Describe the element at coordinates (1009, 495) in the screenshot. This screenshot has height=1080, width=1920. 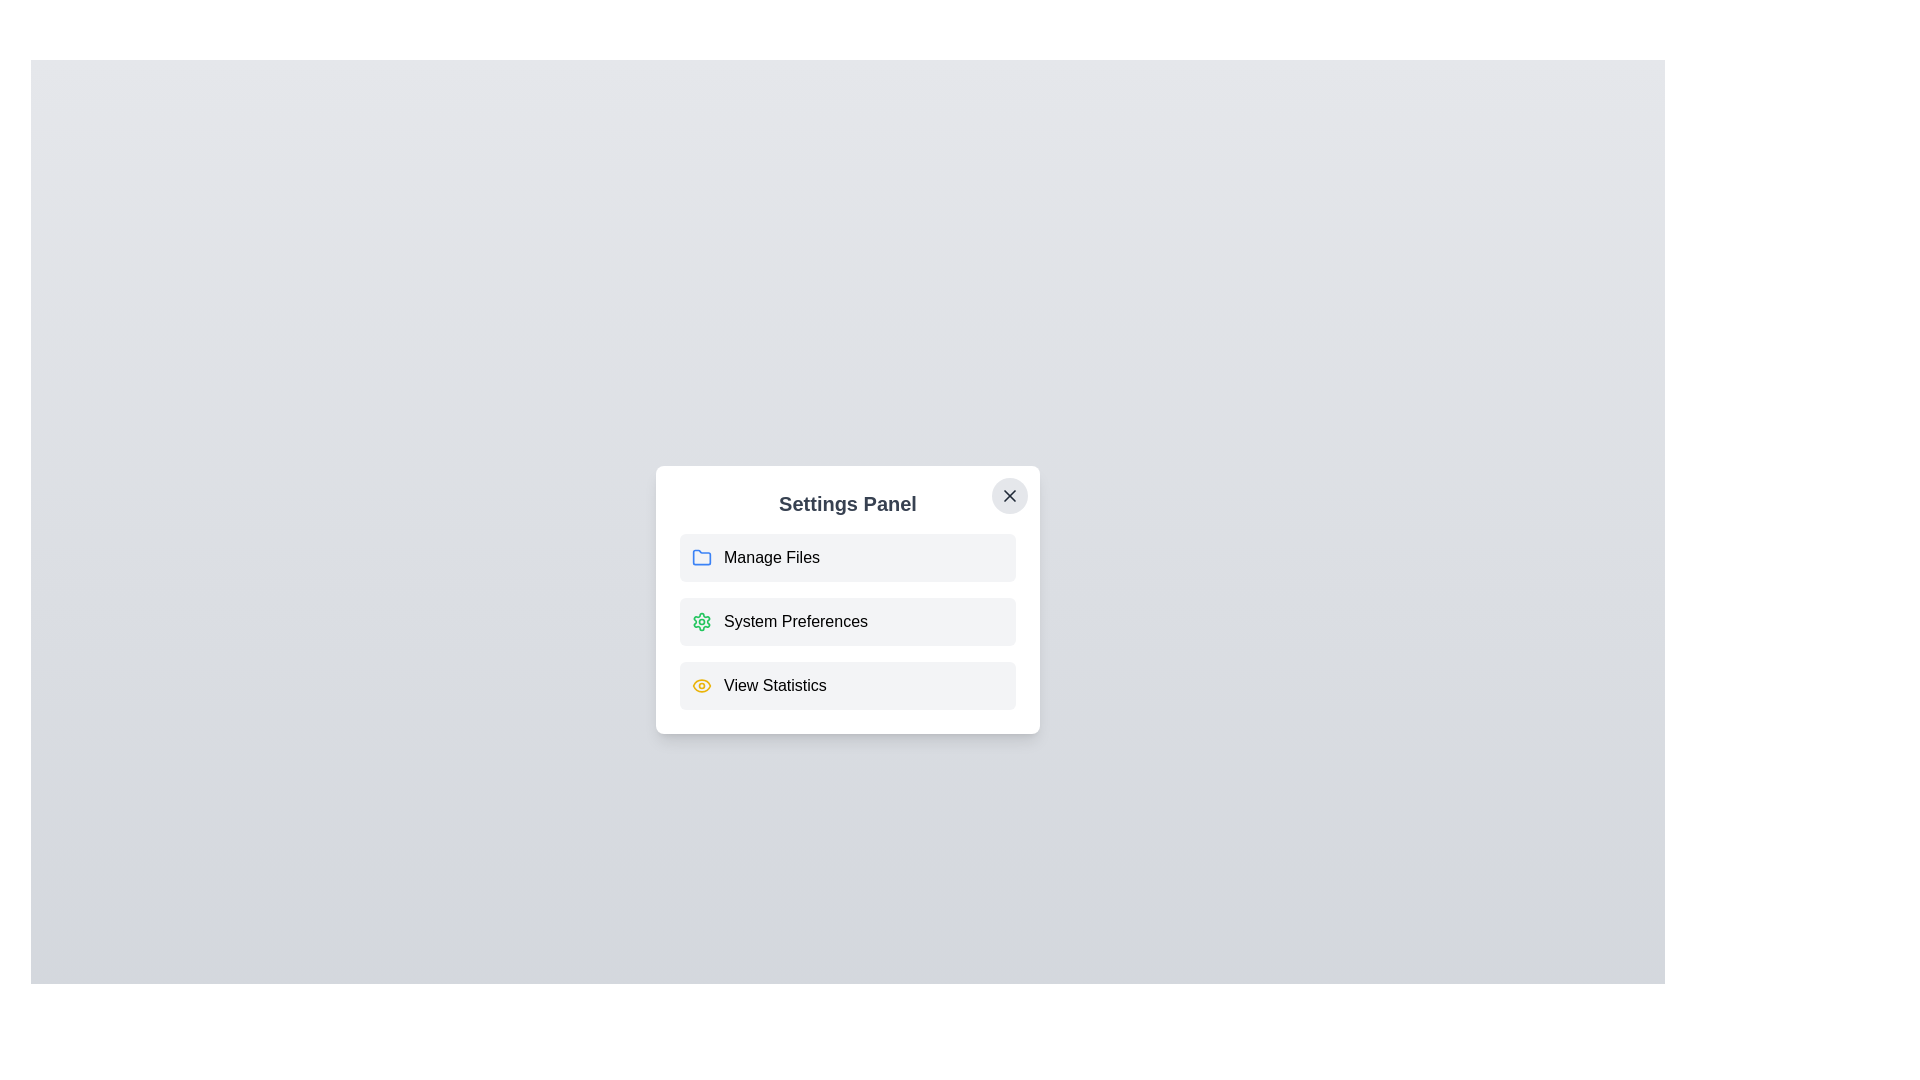
I see `the 'X' icon in the top-right corner of the 'Settings Panel'` at that location.